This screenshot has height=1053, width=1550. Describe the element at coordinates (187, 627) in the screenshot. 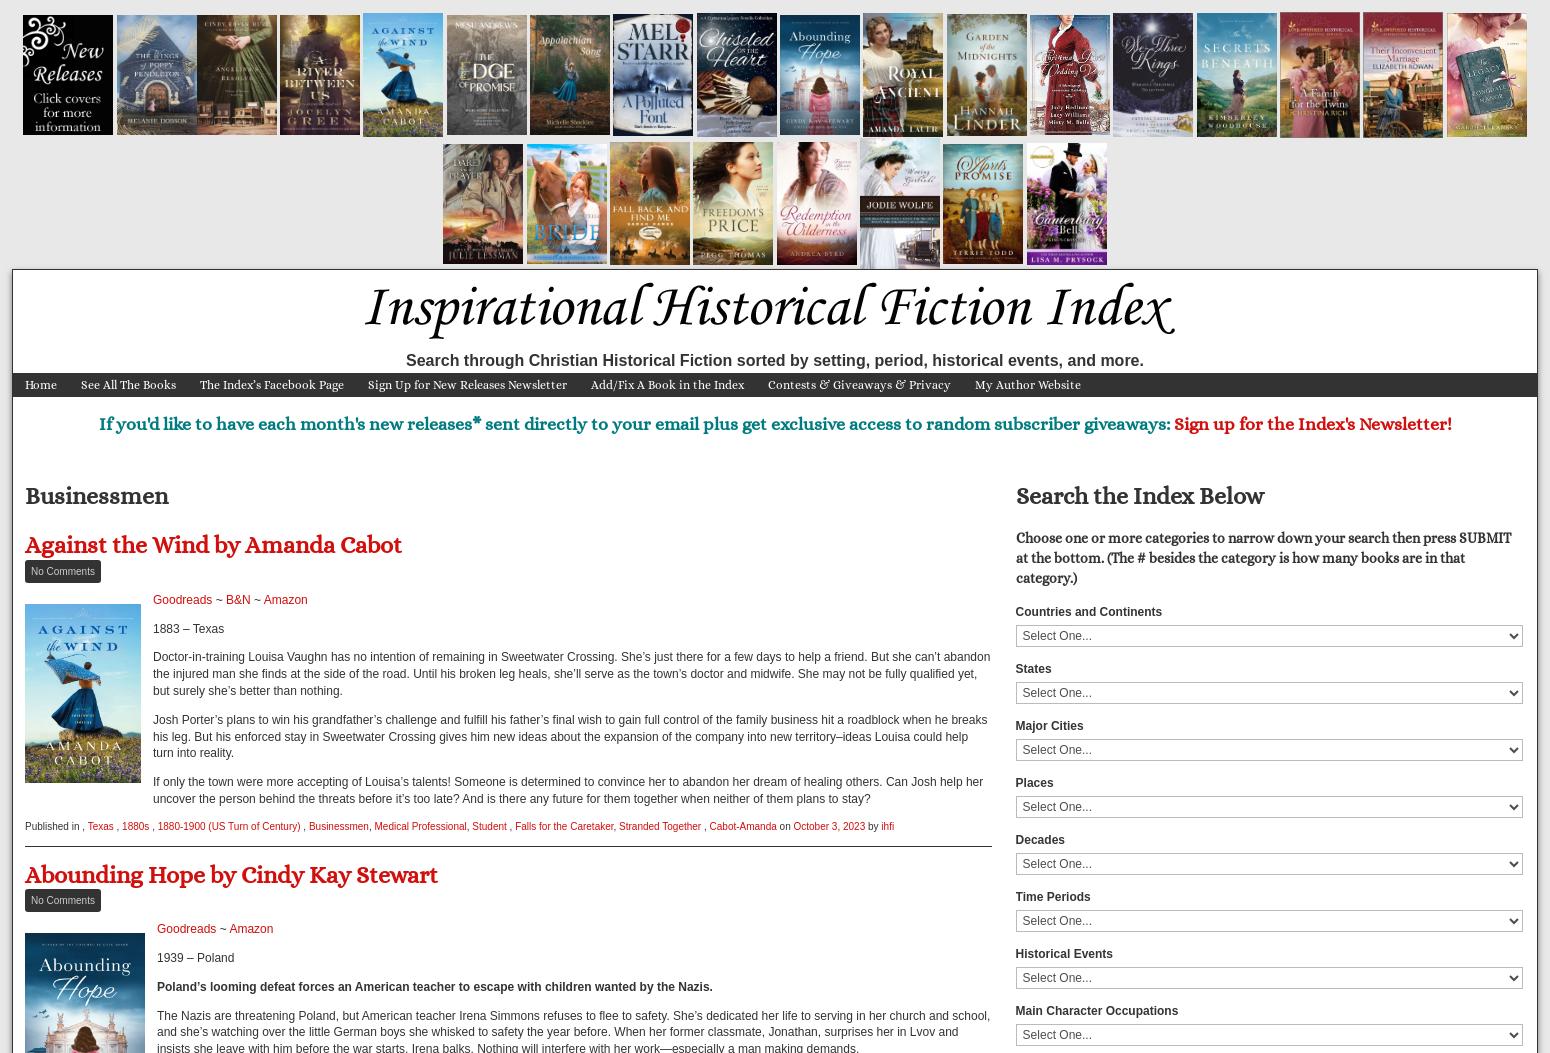

I see `'1883 – Texas'` at that location.